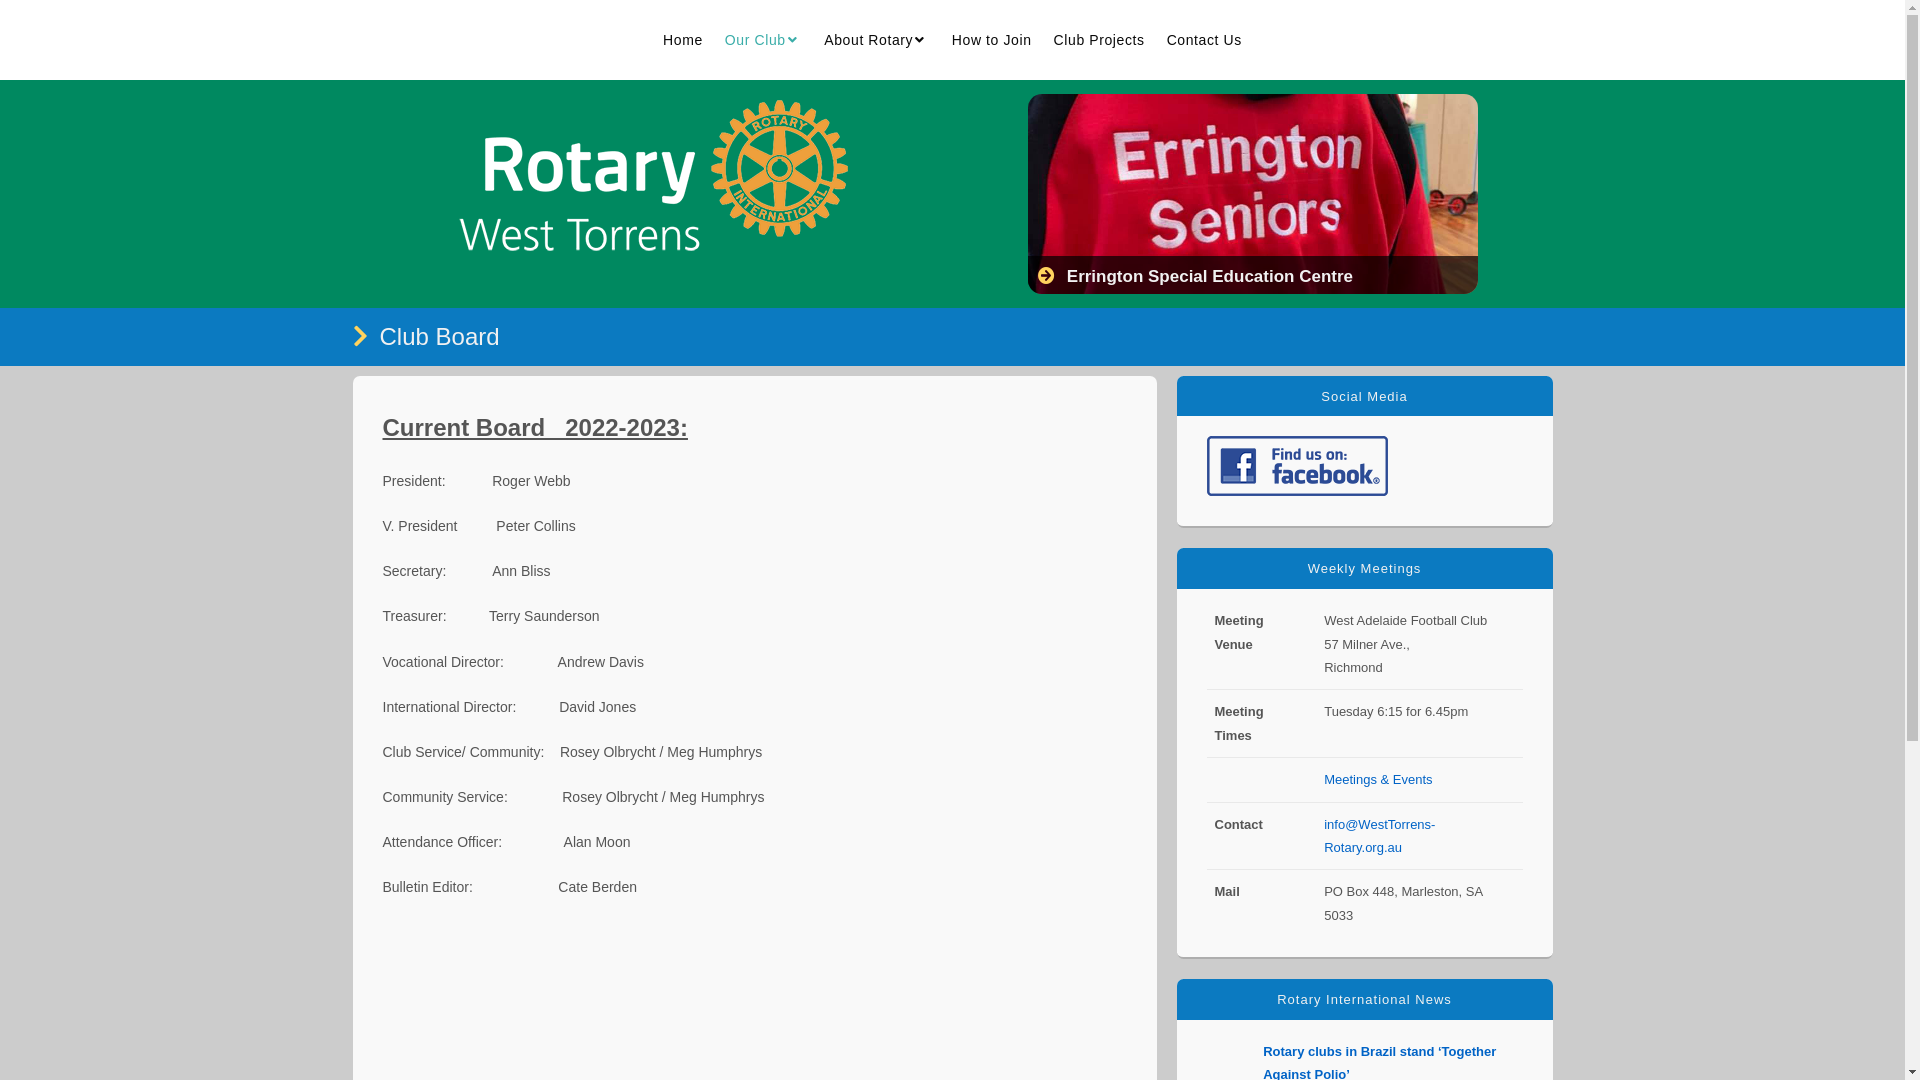  Describe the element at coordinates (682, 39) in the screenshot. I see `'Home'` at that location.